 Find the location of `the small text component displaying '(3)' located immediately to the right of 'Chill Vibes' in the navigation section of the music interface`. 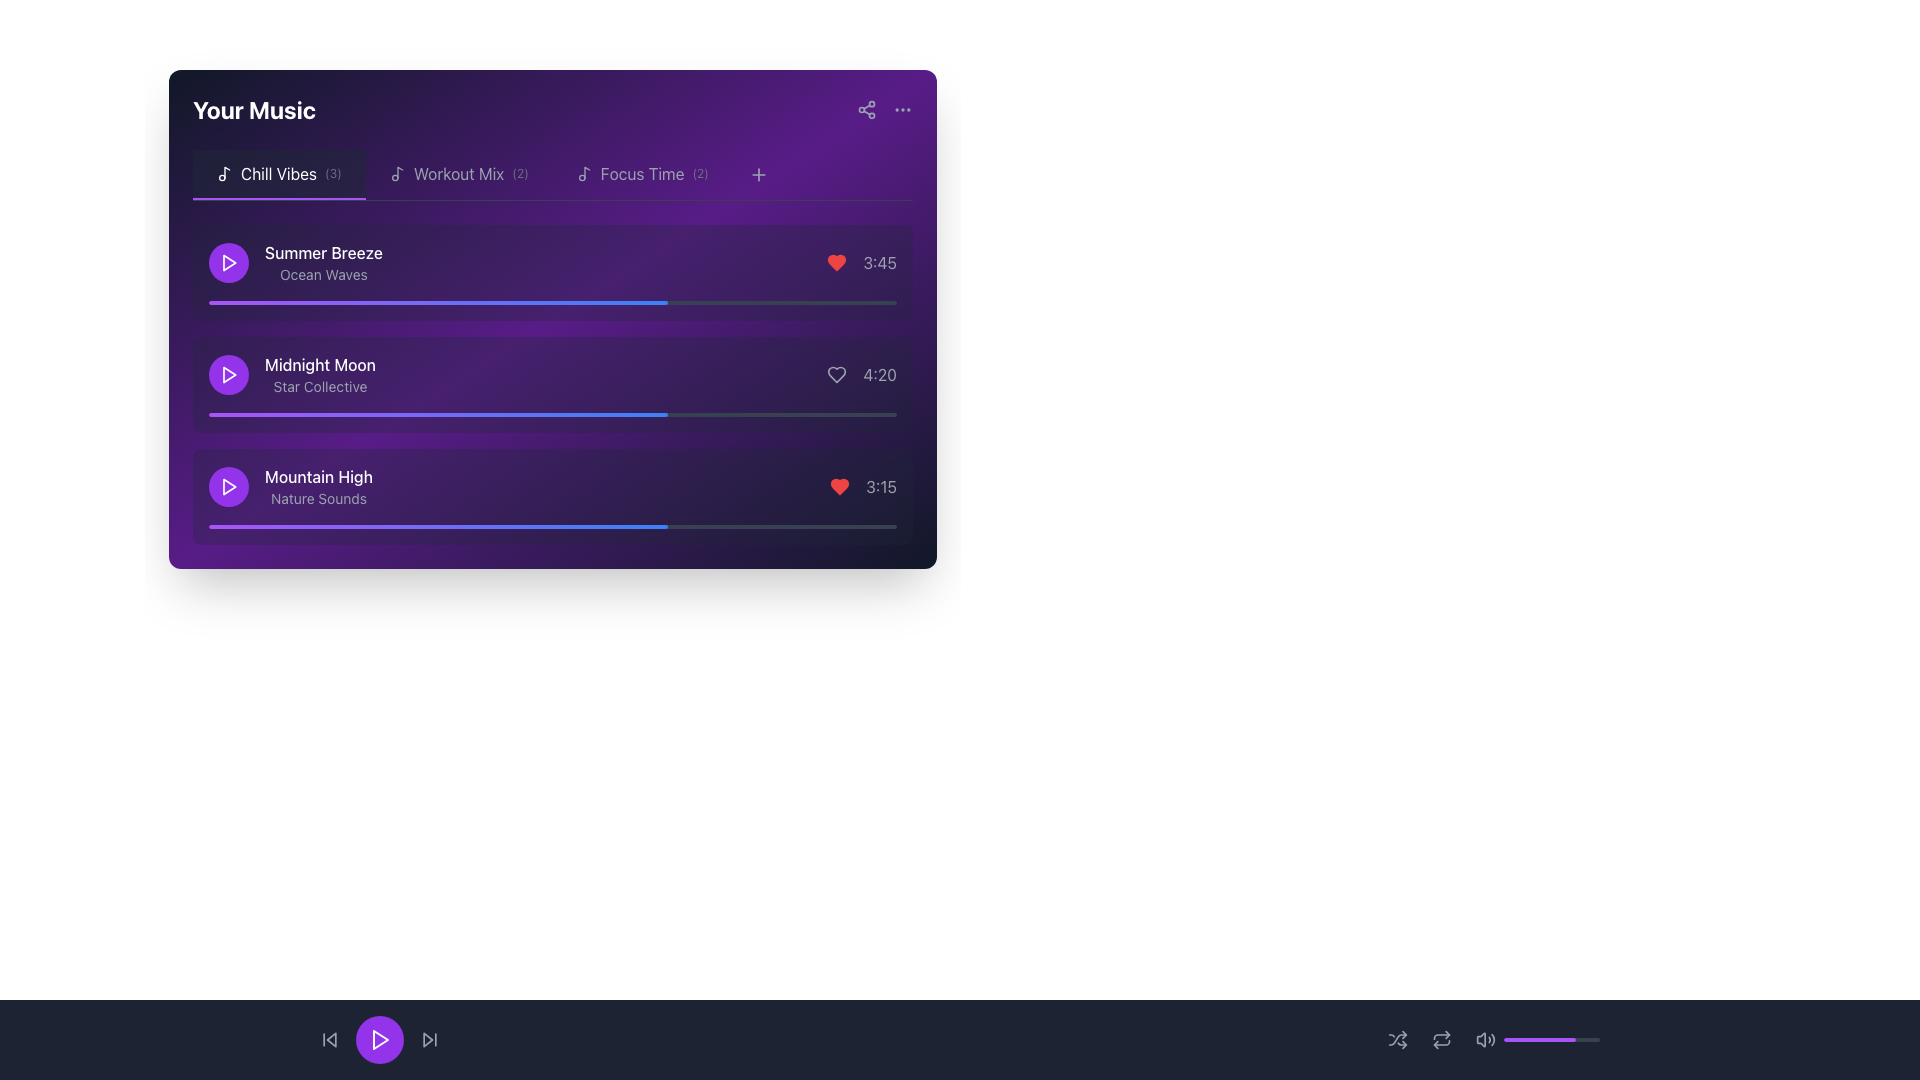

the small text component displaying '(3)' located immediately to the right of 'Chill Vibes' in the navigation section of the music interface is located at coordinates (333, 172).